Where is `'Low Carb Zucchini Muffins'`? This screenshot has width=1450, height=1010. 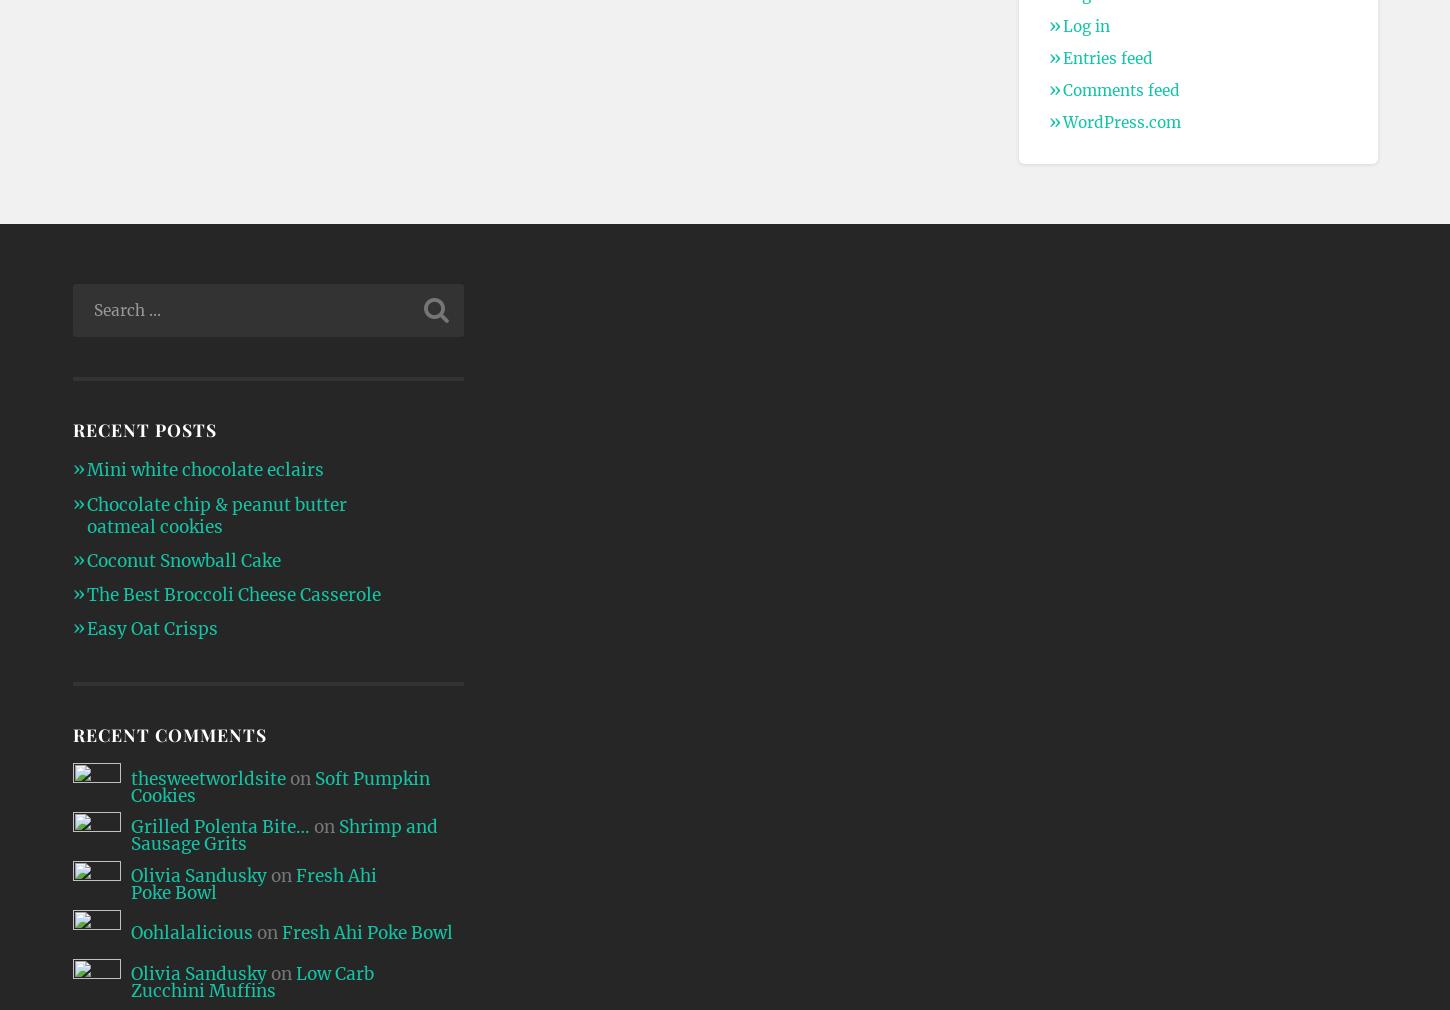 'Low Carb Zucchini Muffins' is located at coordinates (251, 981).